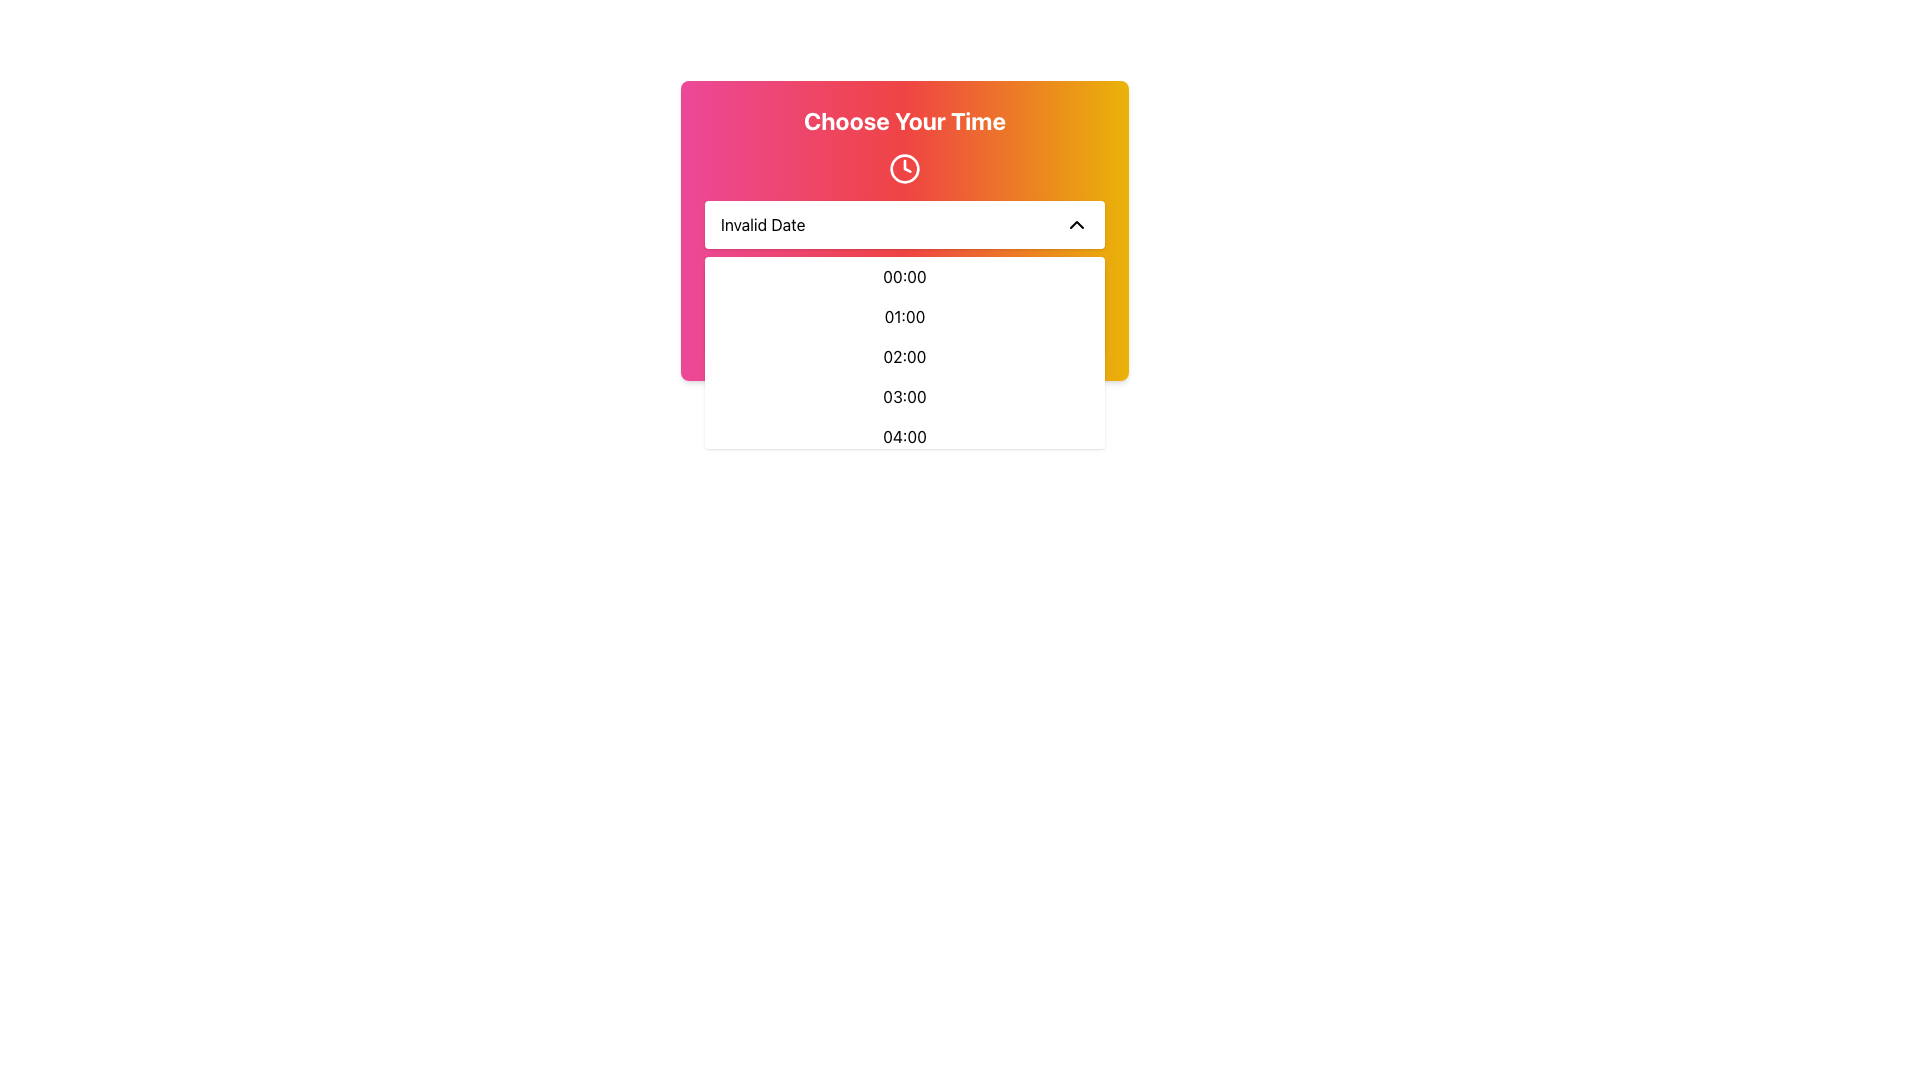 The height and width of the screenshot is (1080, 1920). Describe the element at coordinates (1075, 224) in the screenshot. I see `the downward-pointing chevron icon with a black outline and transparent fill, located on the right side of the box containing the 'Invalid Date' text` at that location.